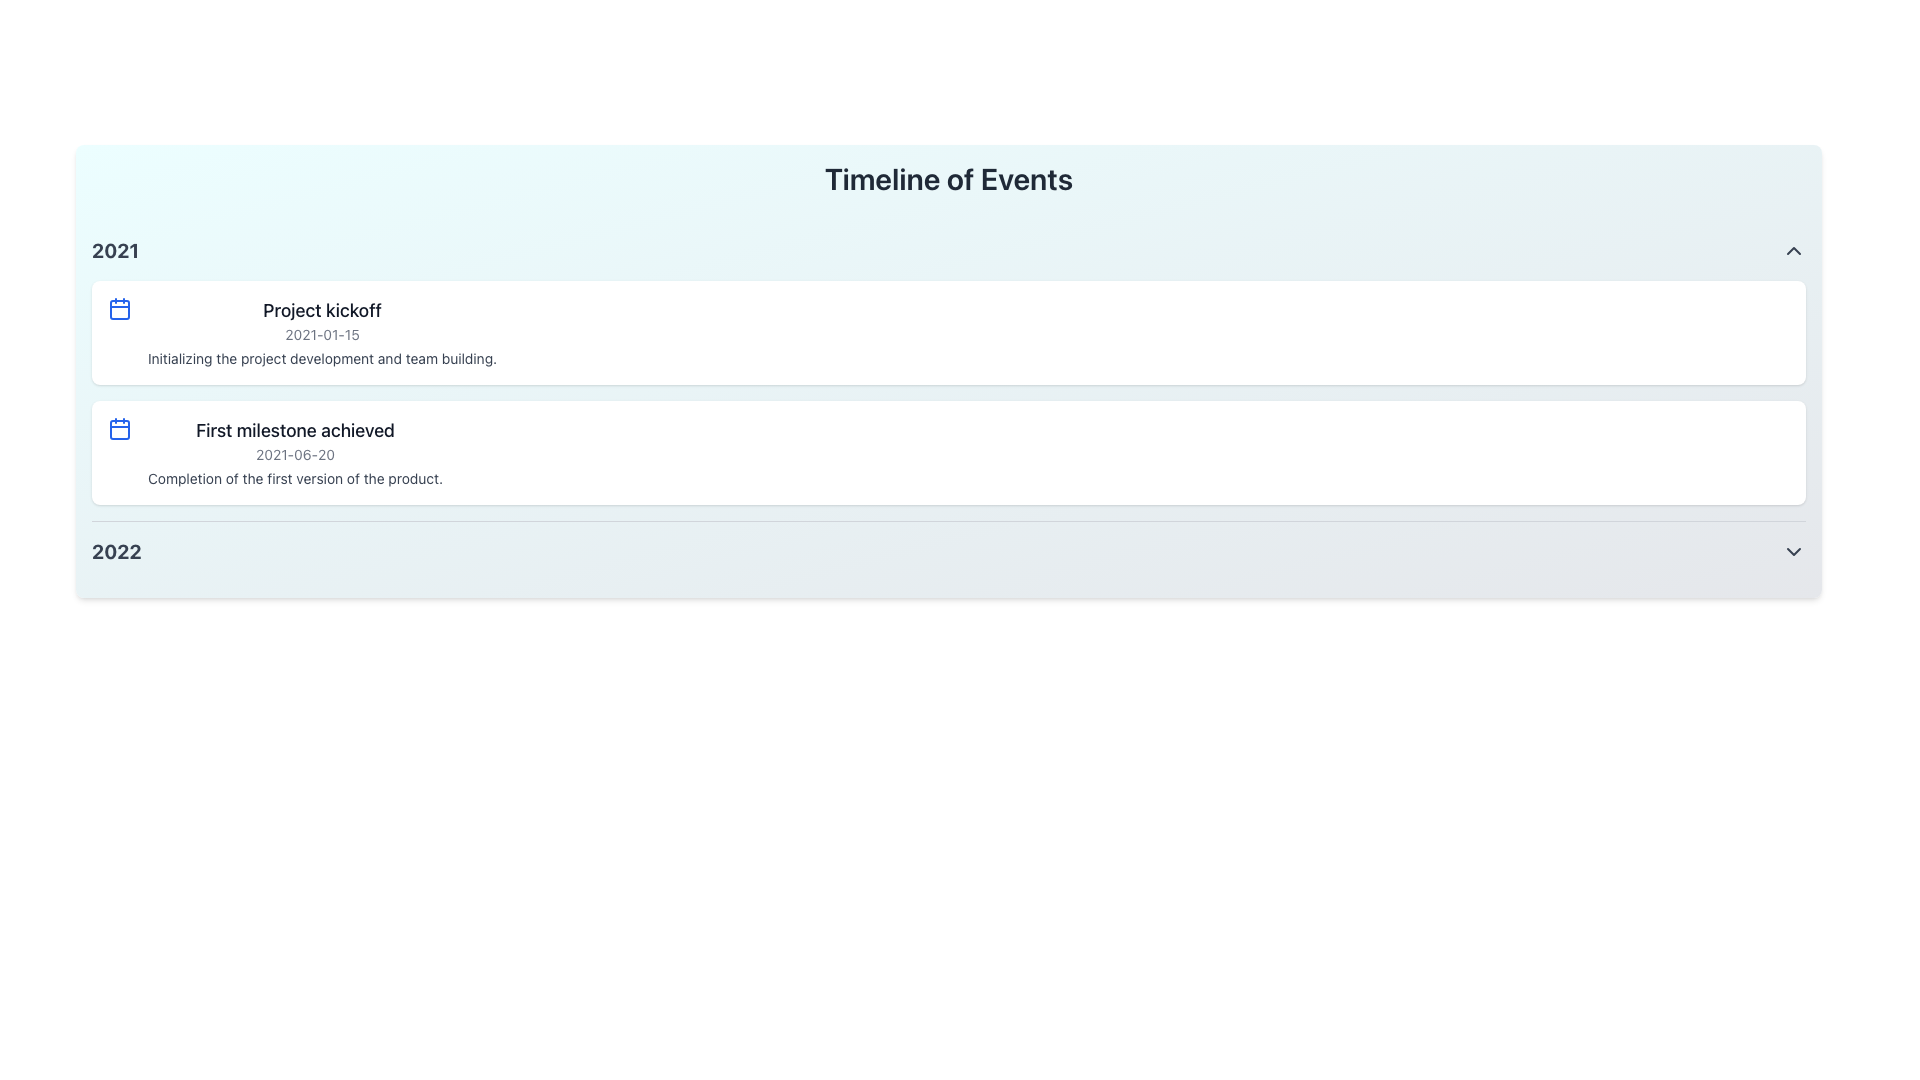  I want to click on title displayed in the text label, which shows 'Timeline of Events' in bold within a light blue gradient header, so click(948, 177).